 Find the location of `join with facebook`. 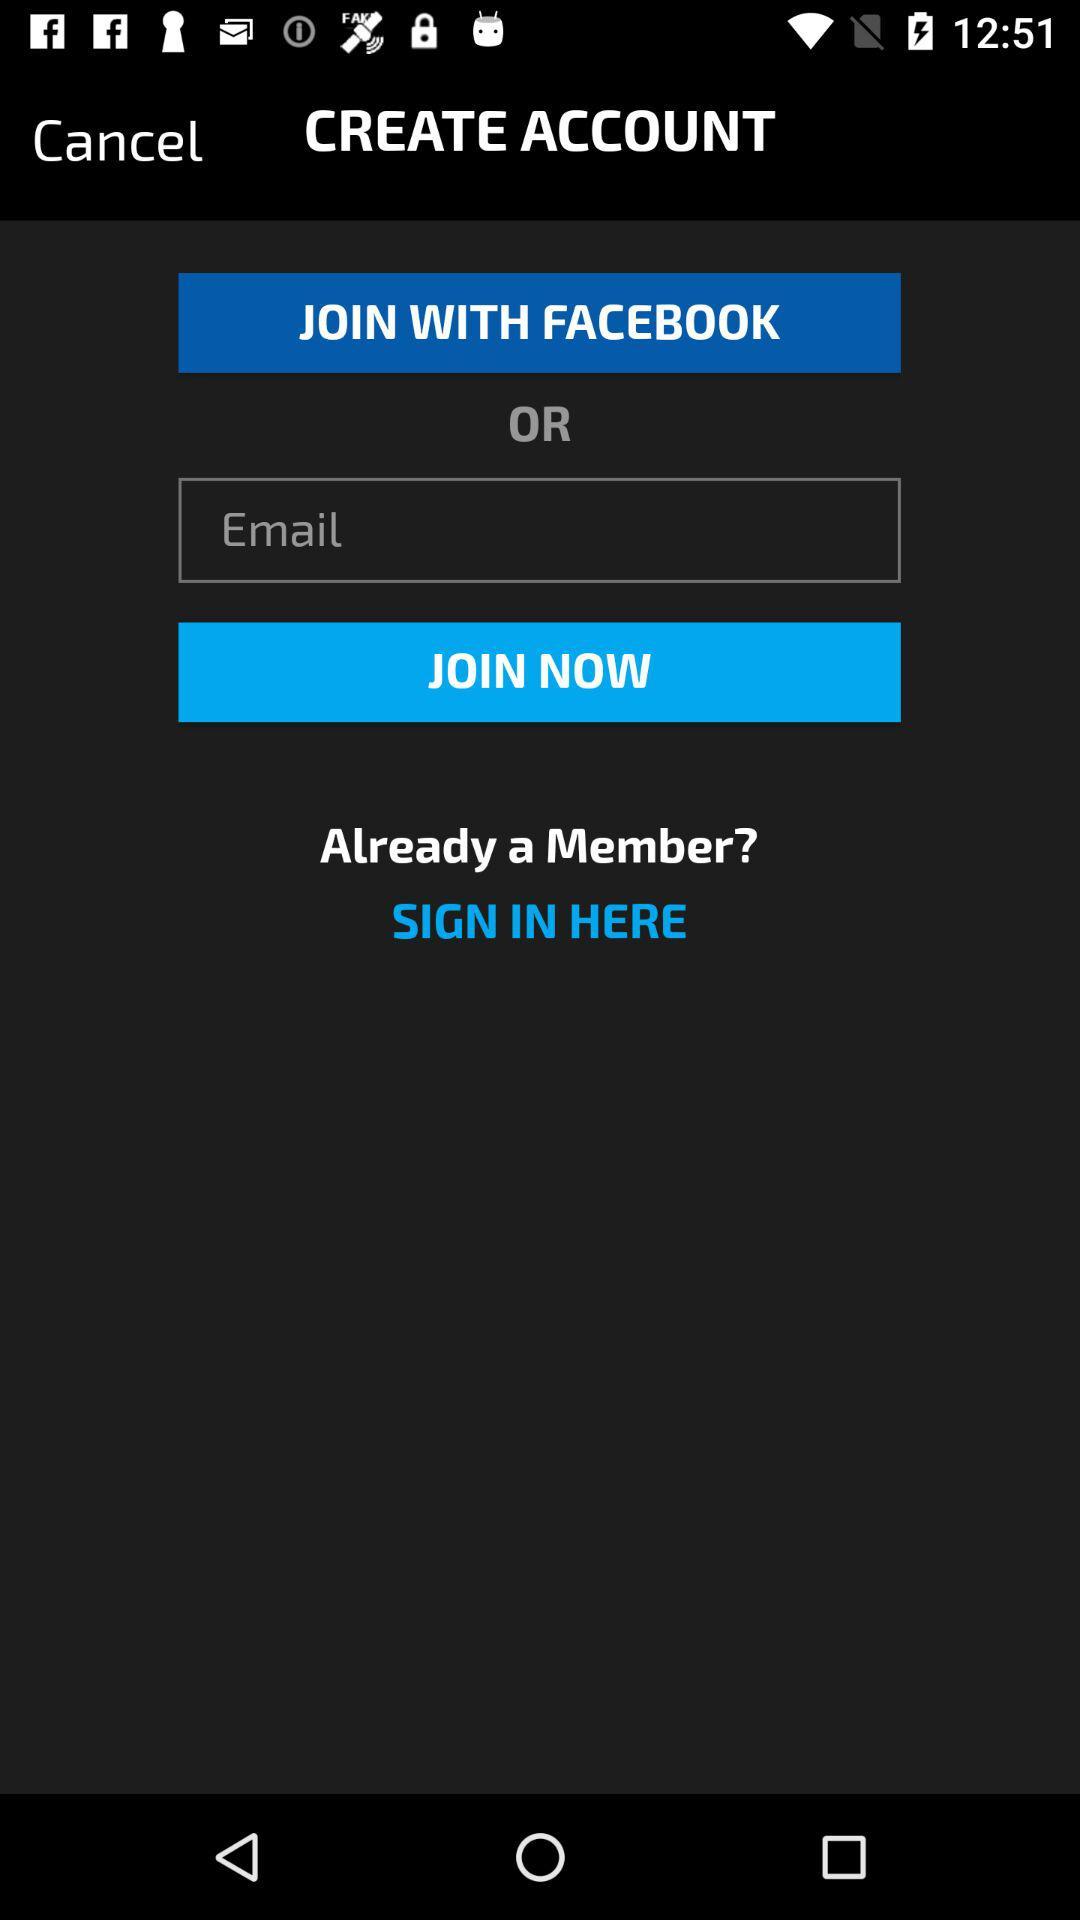

join with facebook is located at coordinates (538, 322).